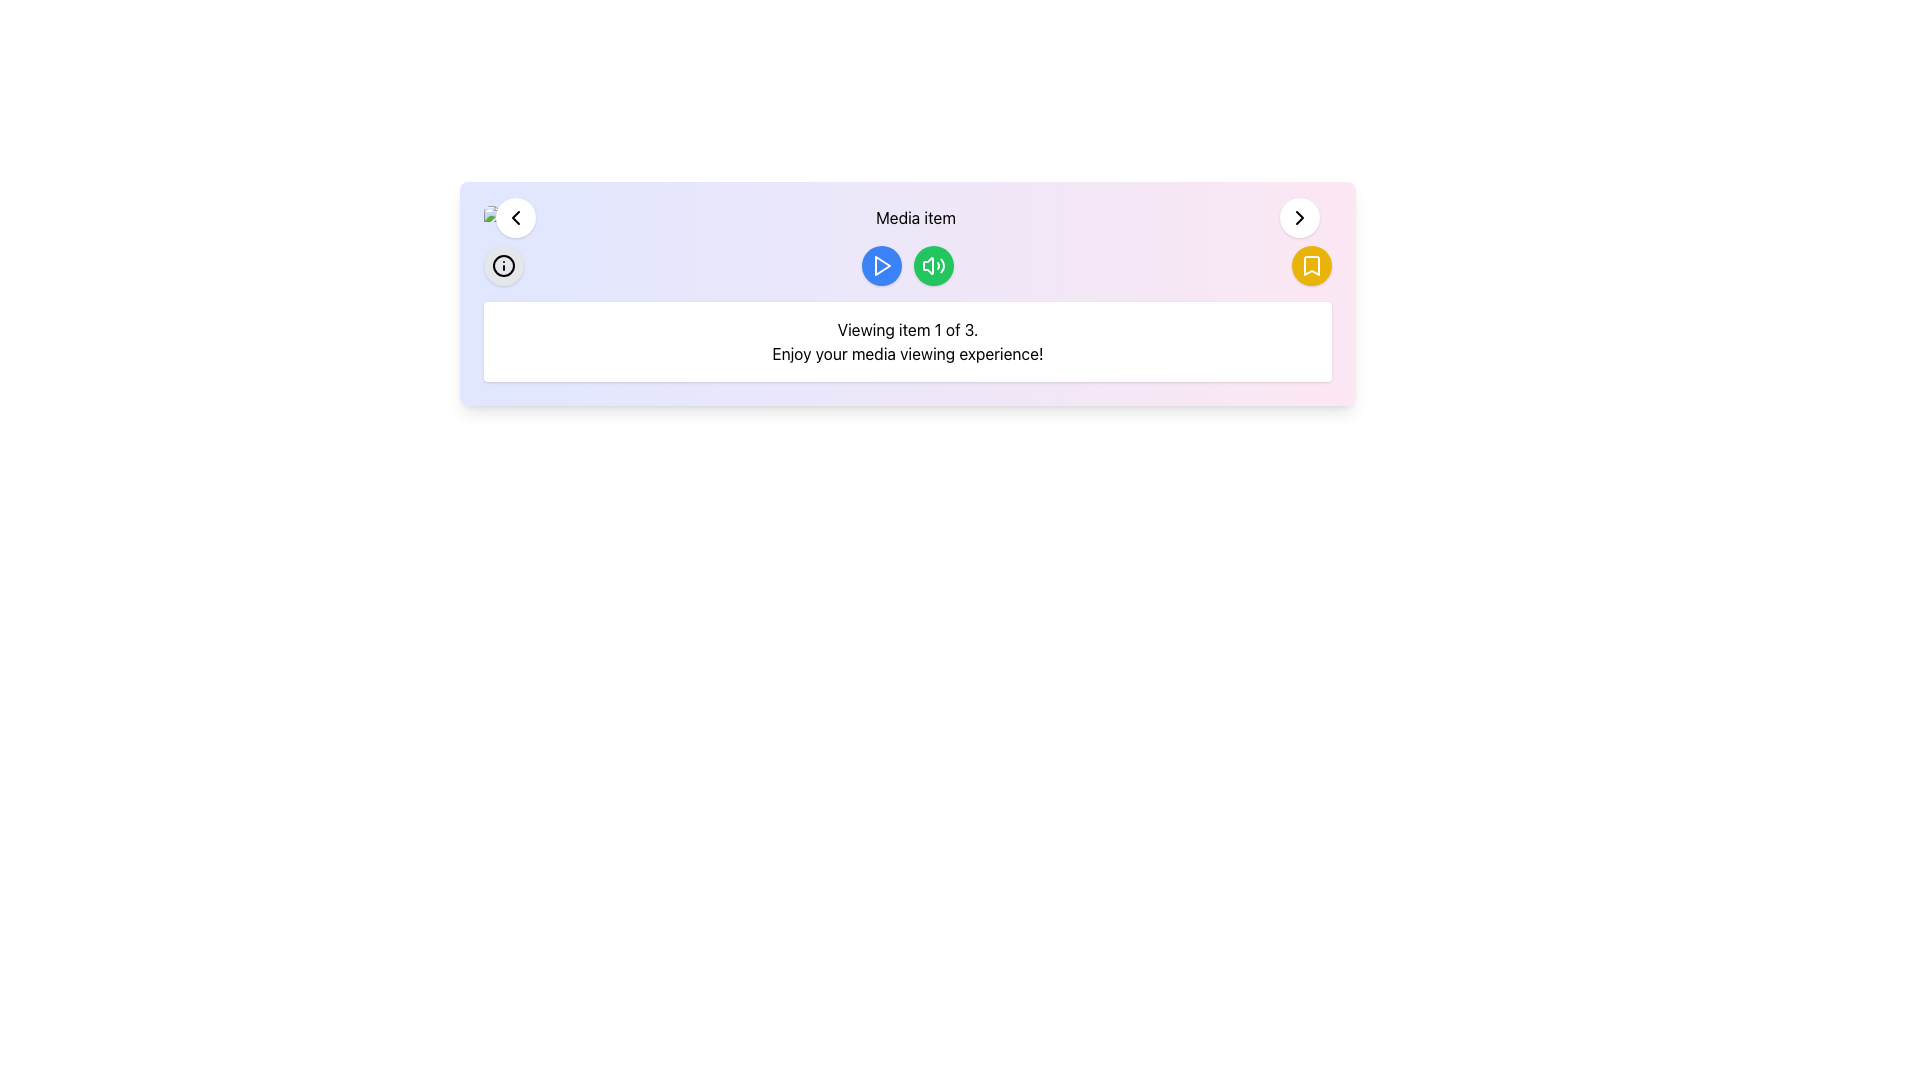 The image size is (1920, 1080). Describe the element at coordinates (906, 265) in the screenshot. I see `the right circular button with a green background and a white speaker icon to adjust audio settings` at that location.